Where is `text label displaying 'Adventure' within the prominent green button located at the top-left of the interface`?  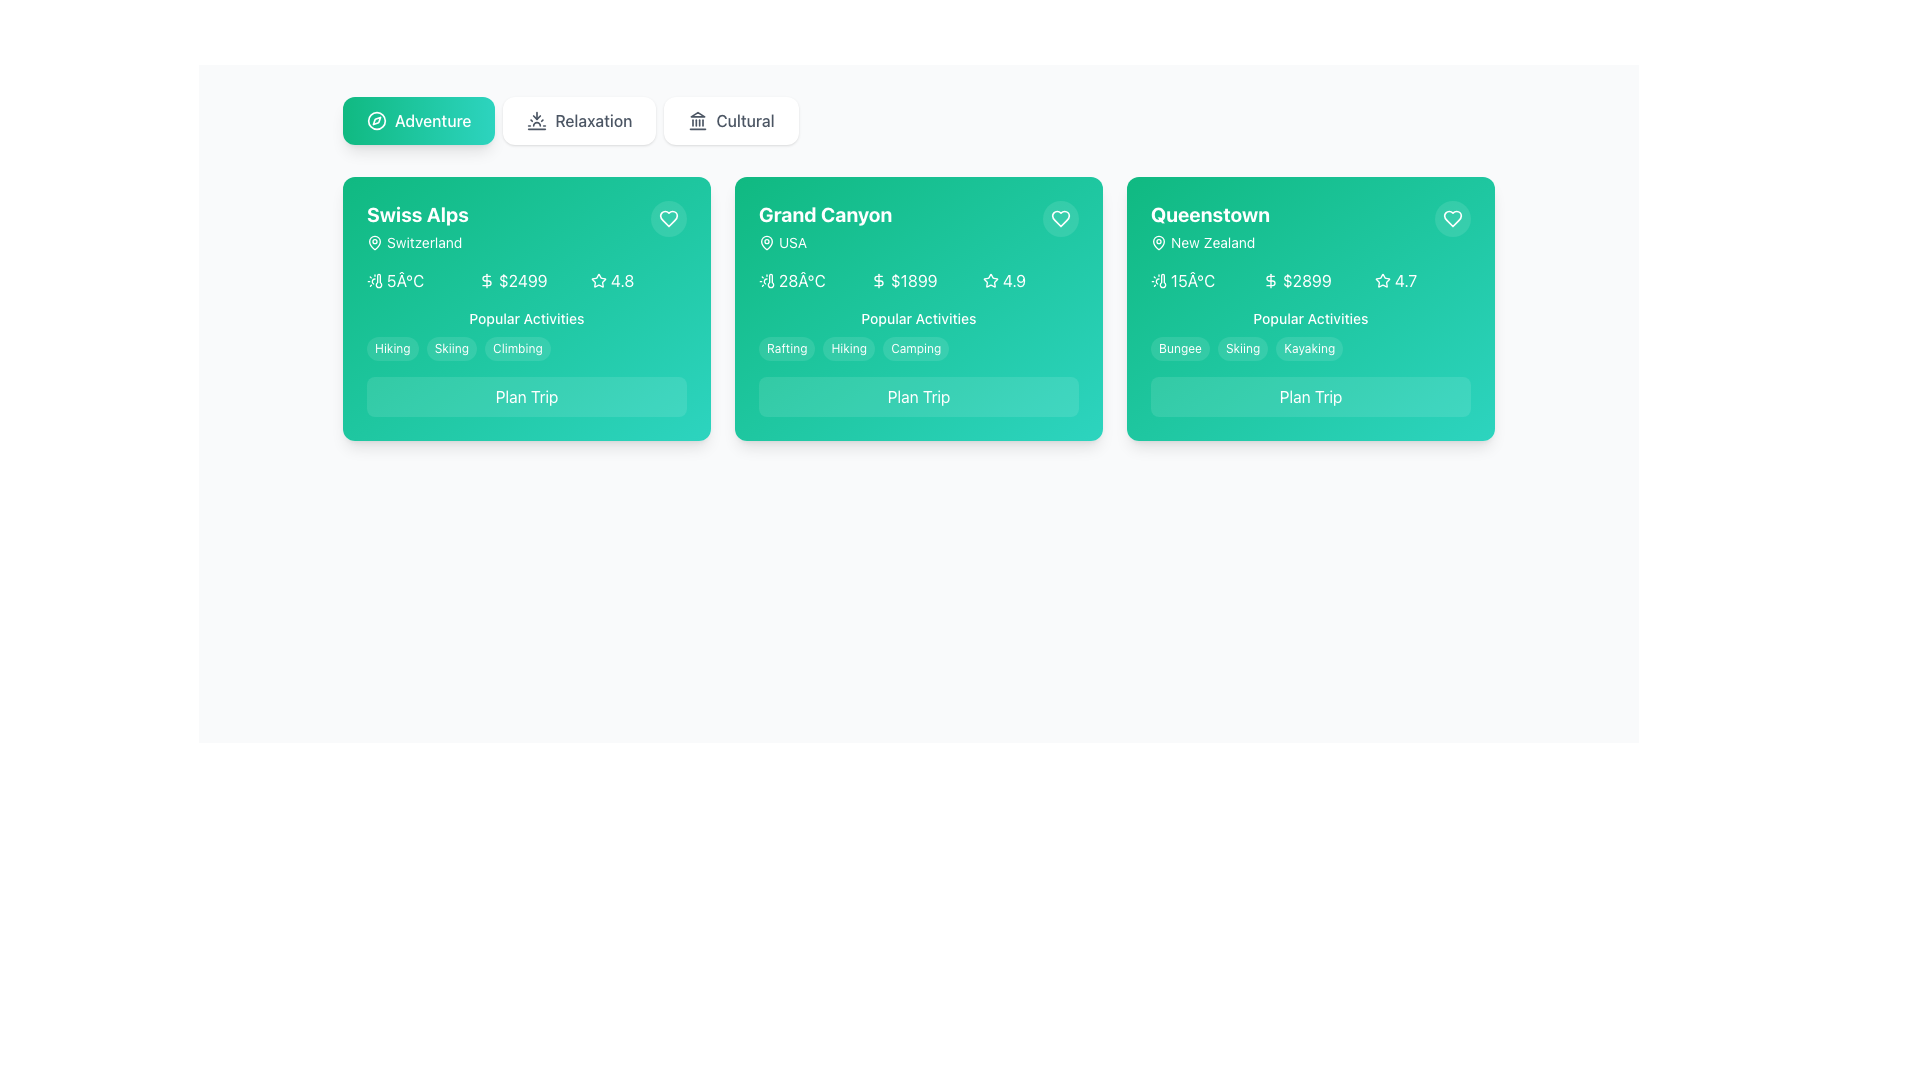 text label displaying 'Adventure' within the prominent green button located at the top-left of the interface is located at coordinates (432, 120).